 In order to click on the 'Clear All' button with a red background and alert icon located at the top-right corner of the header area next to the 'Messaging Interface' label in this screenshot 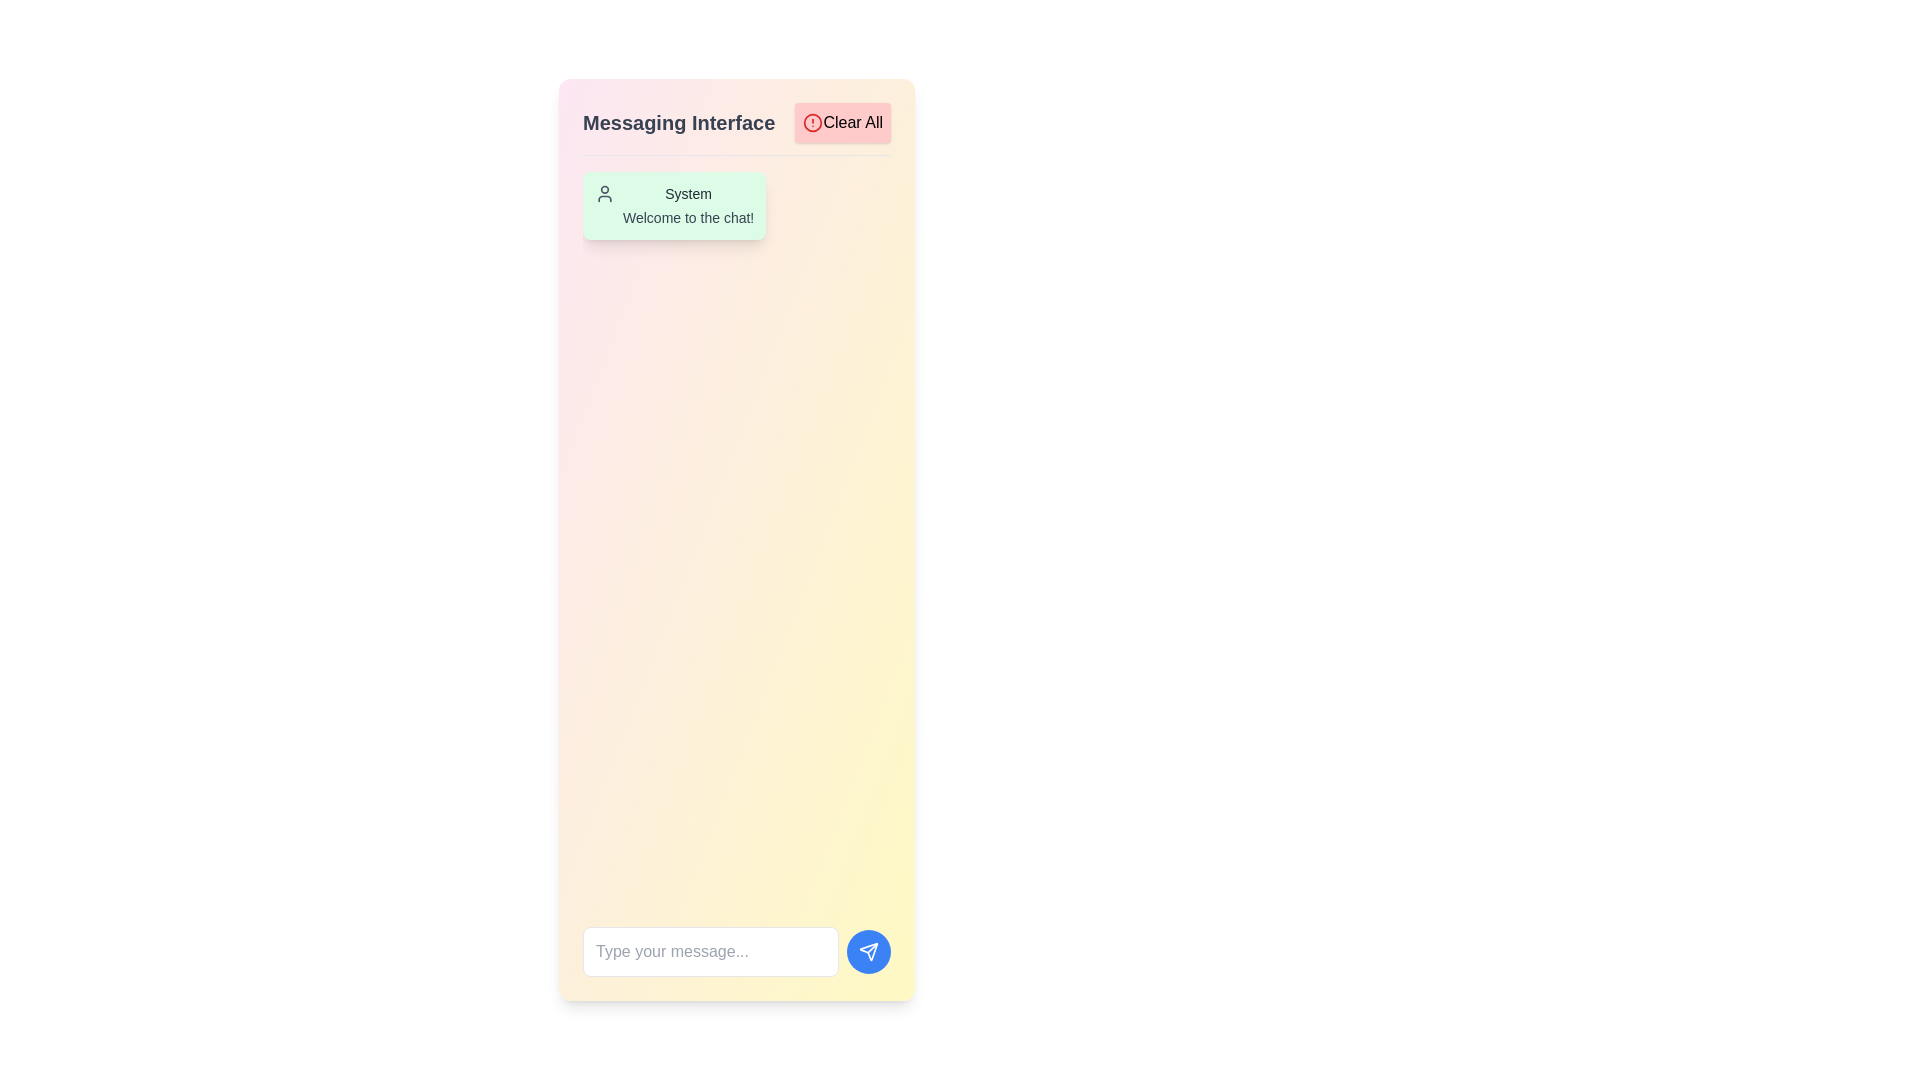, I will do `click(843, 123)`.